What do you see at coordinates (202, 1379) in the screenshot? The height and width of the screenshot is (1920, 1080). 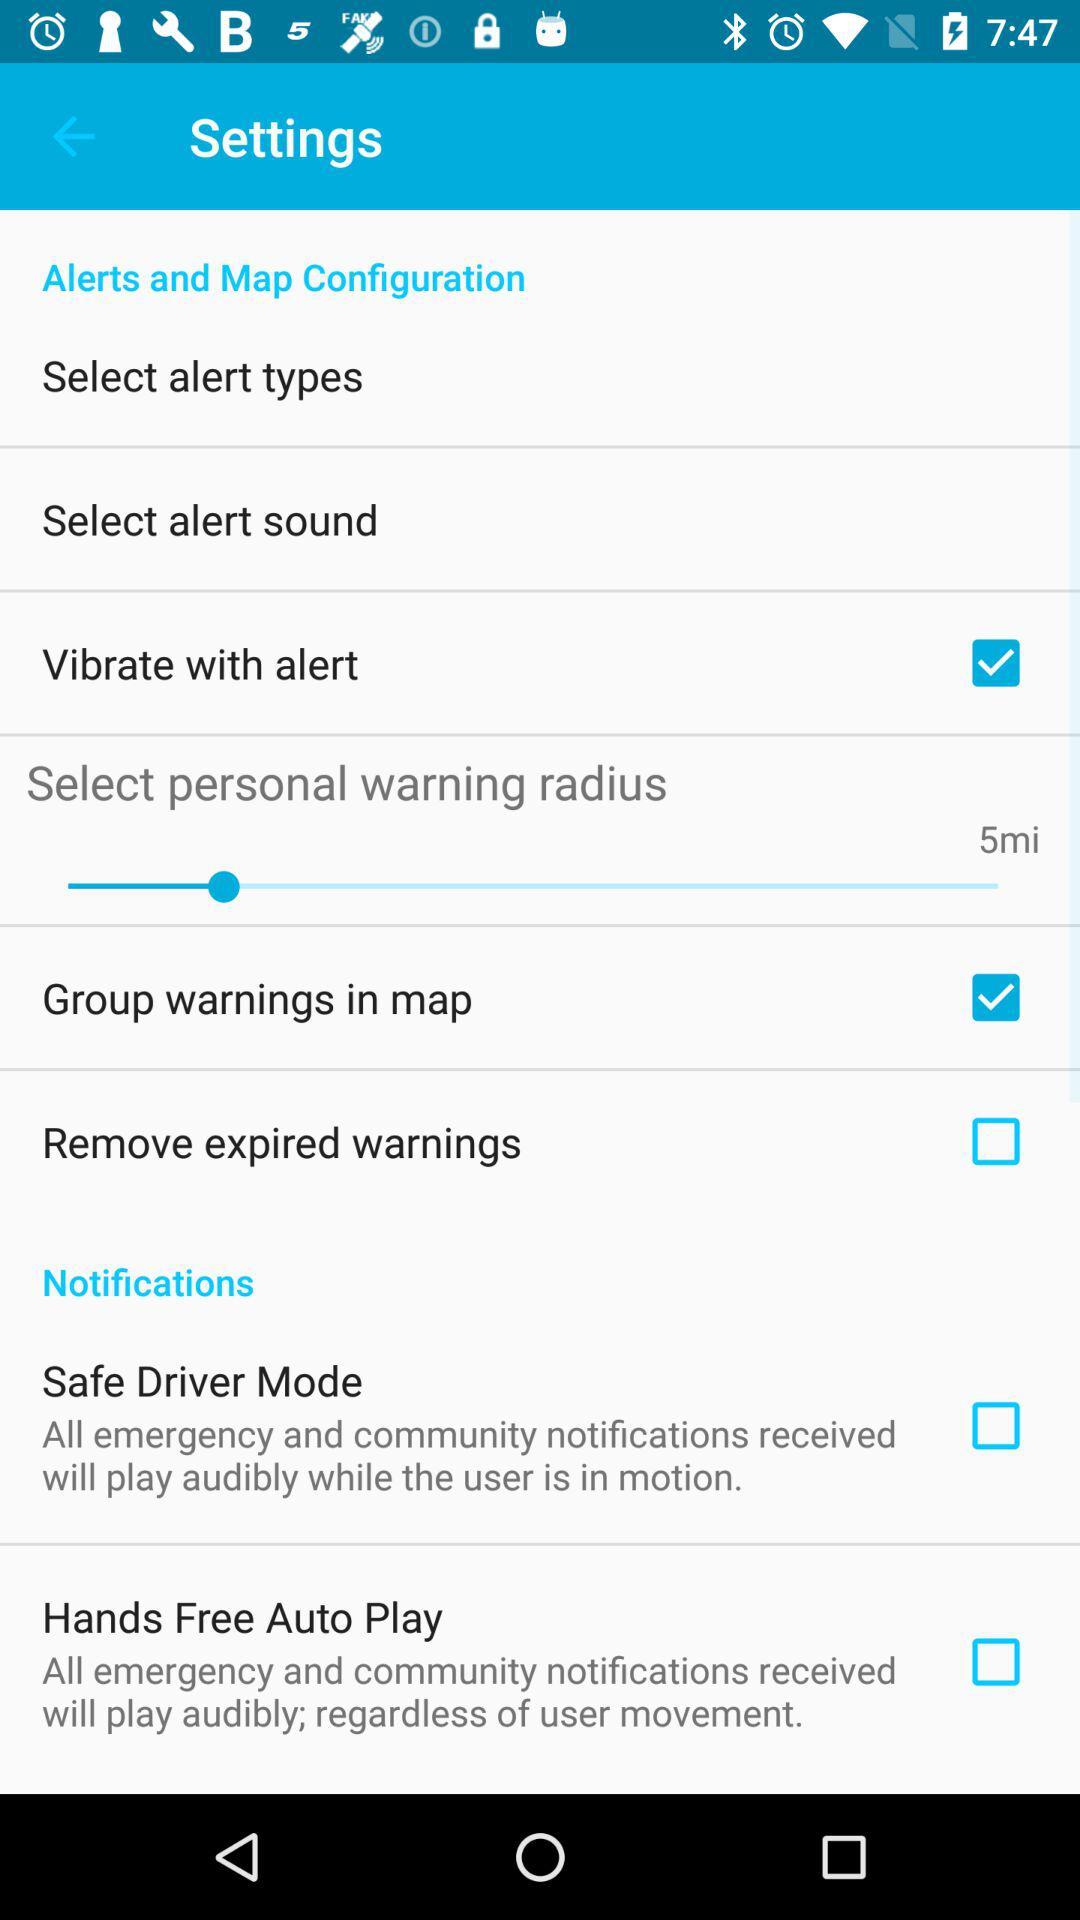 I see `app above the all emergency and` at bounding box center [202, 1379].